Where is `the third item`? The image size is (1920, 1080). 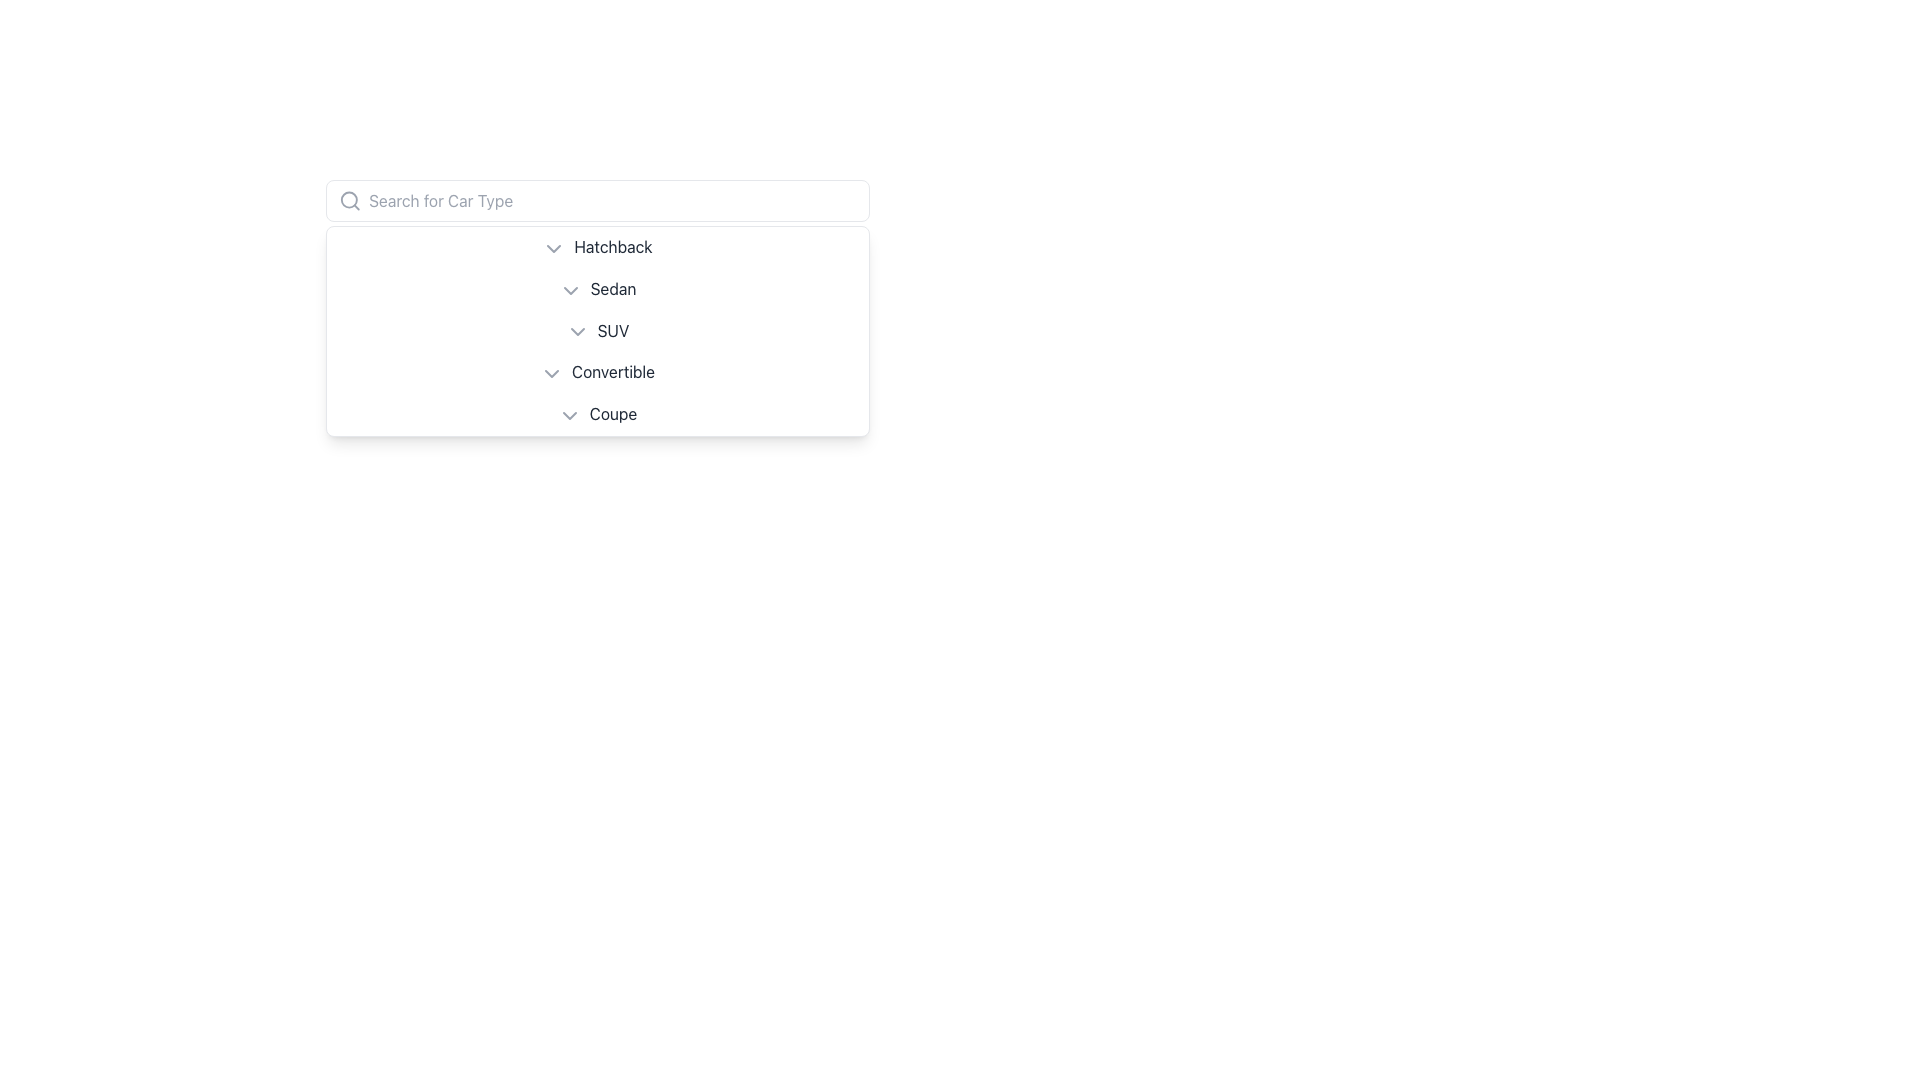
the third item is located at coordinates (596, 330).